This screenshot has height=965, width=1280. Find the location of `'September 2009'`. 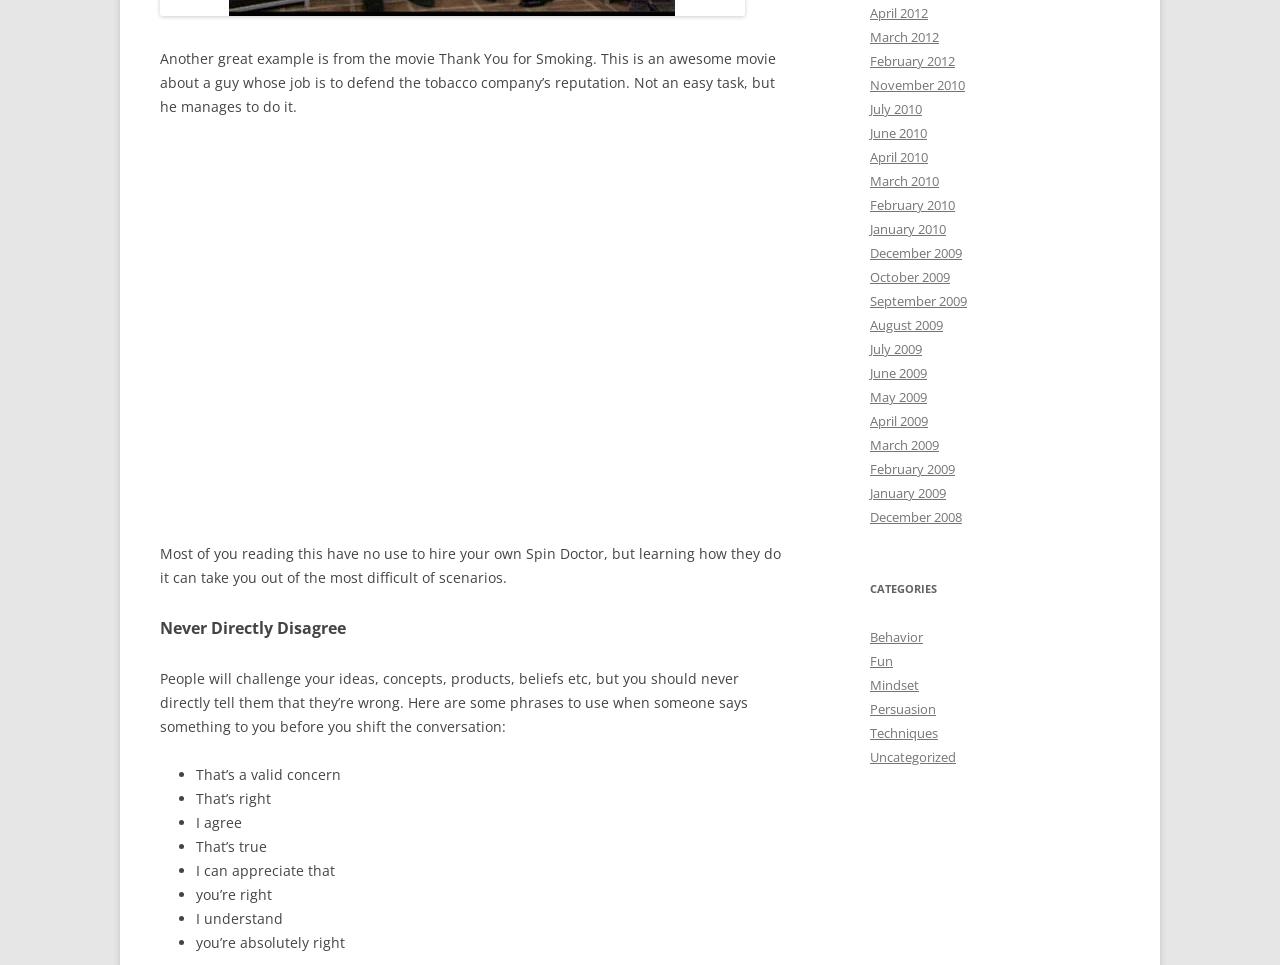

'September 2009' is located at coordinates (917, 299).